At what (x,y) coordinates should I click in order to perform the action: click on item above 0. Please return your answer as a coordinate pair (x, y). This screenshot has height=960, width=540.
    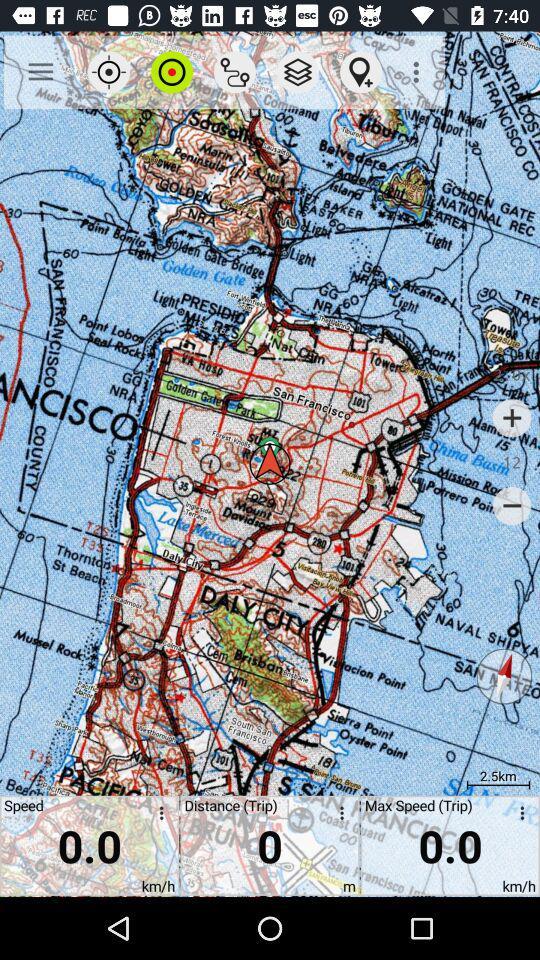
    Looking at the image, I should click on (360, 72).